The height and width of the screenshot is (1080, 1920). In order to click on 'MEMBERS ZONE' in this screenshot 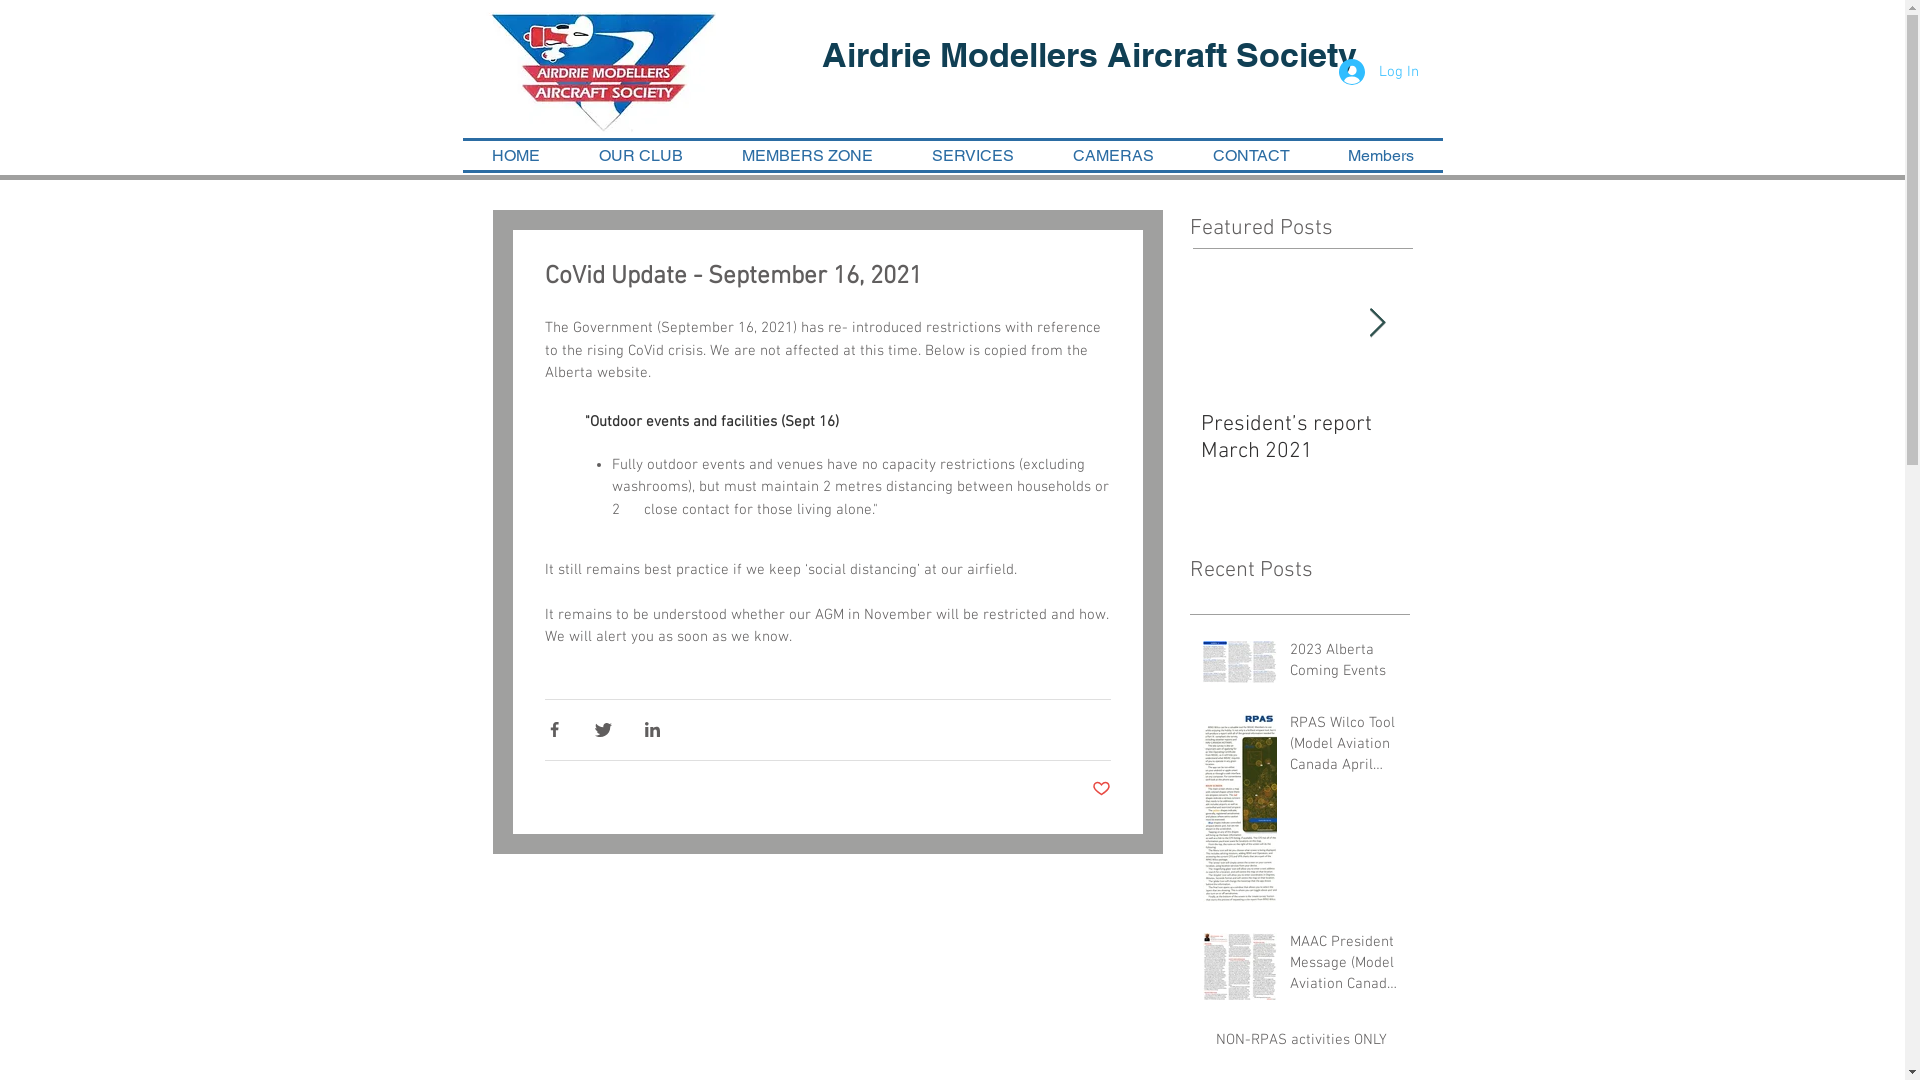, I will do `click(806, 154)`.